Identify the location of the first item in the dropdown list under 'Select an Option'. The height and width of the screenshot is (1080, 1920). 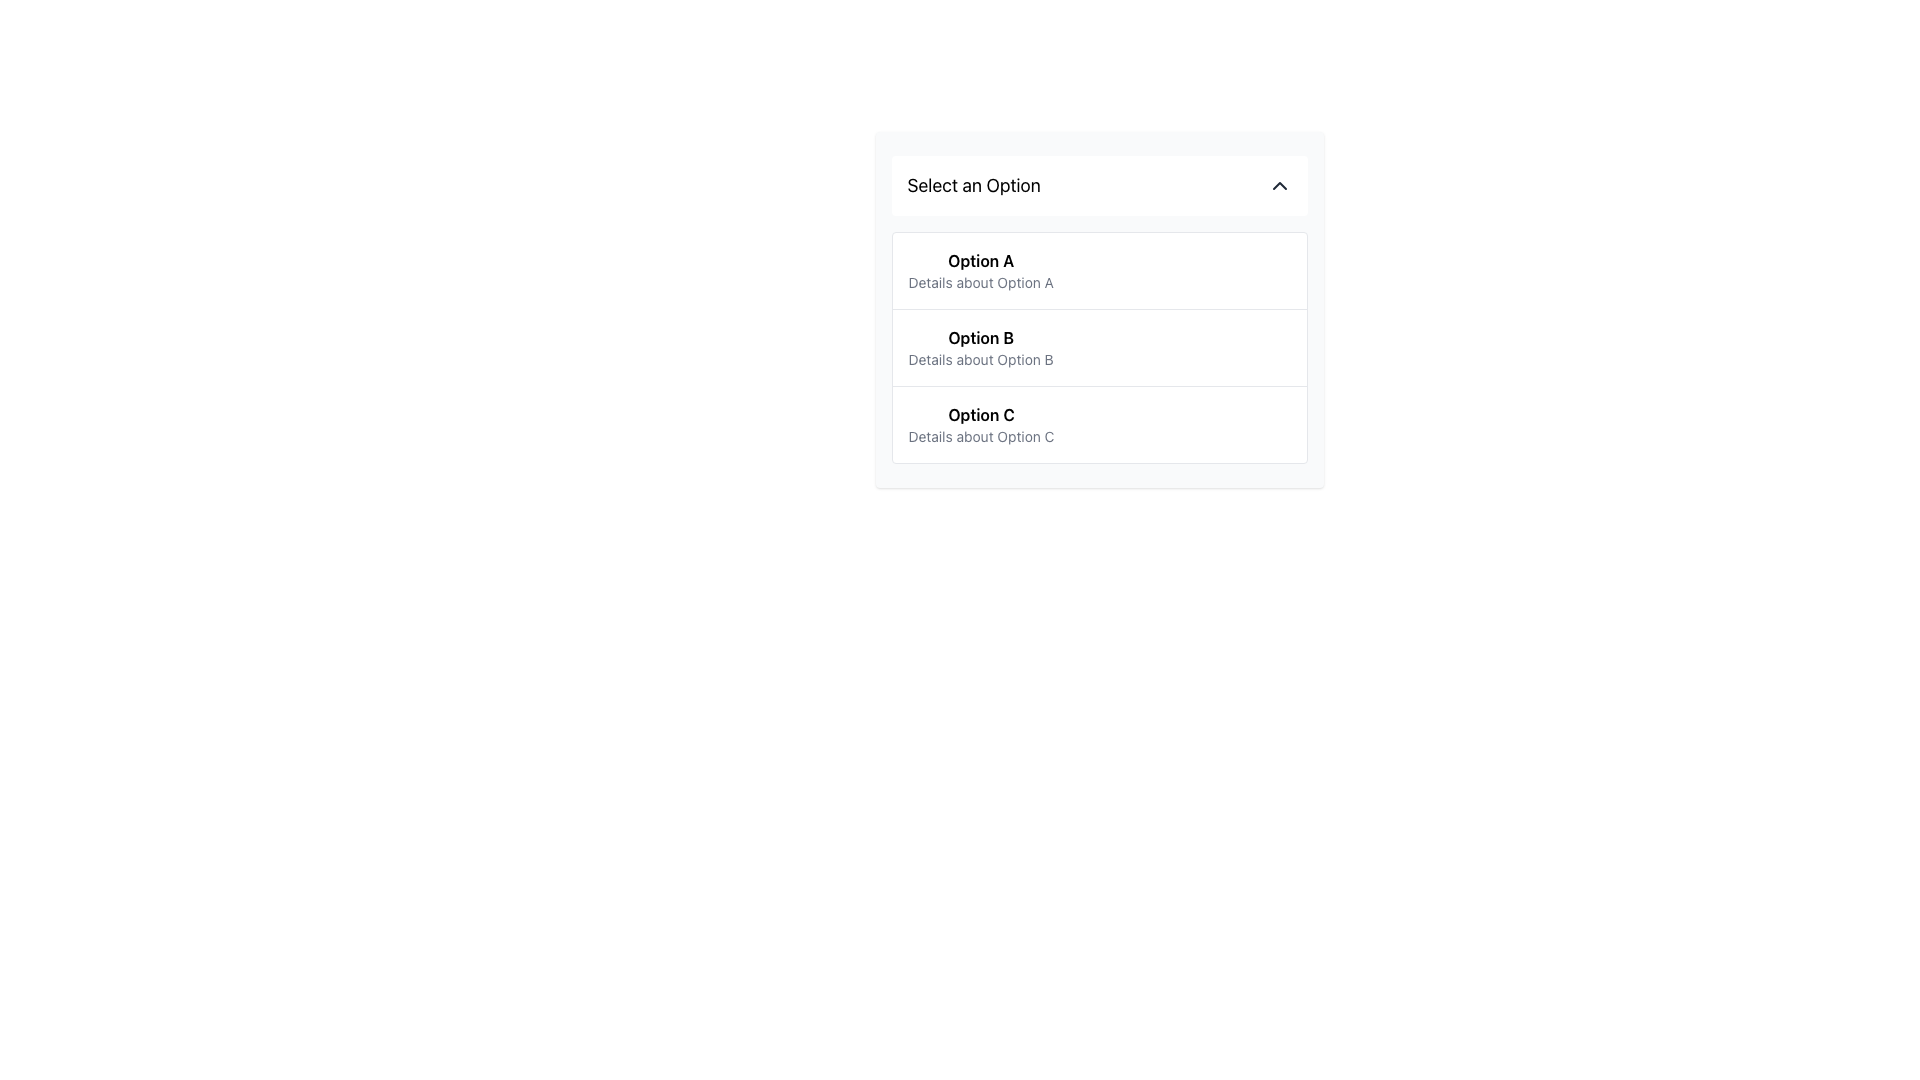
(1098, 270).